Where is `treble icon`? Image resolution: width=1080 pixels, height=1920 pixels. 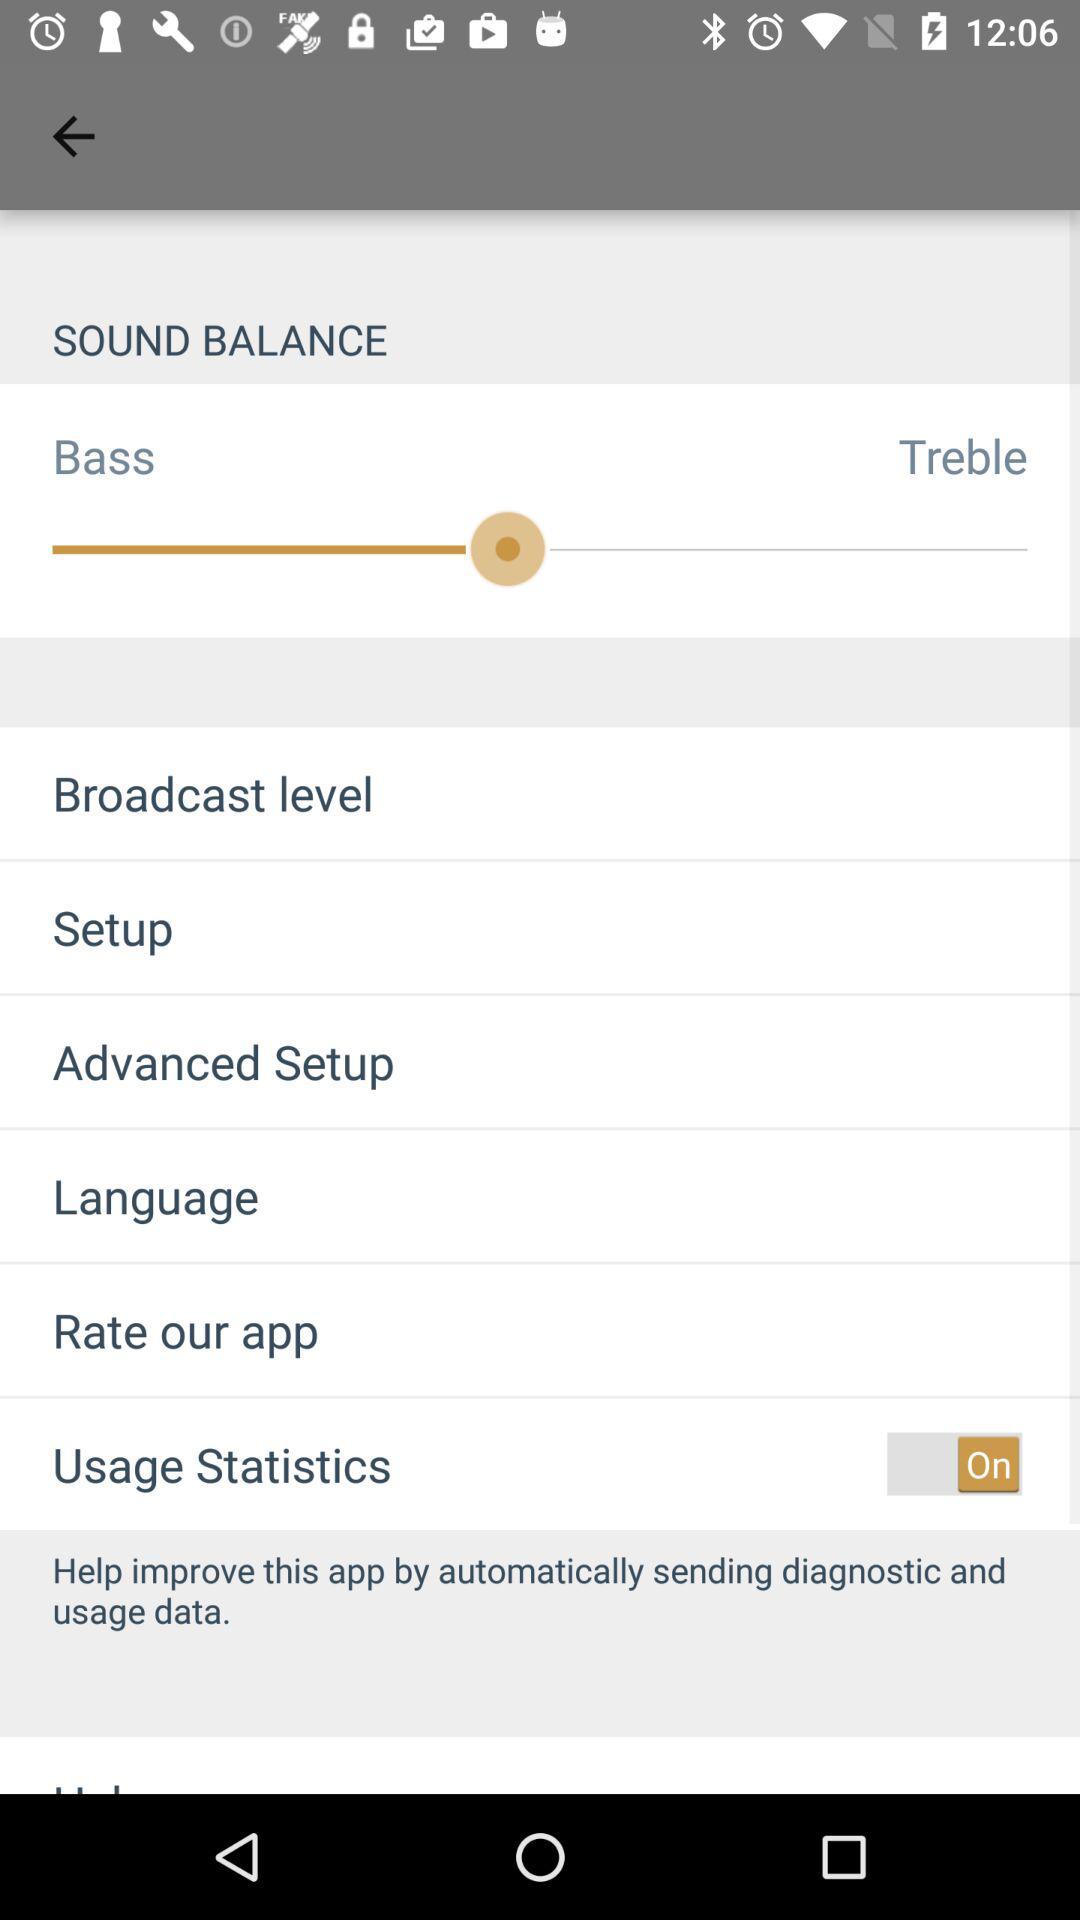 treble icon is located at coordinates (988, 454).